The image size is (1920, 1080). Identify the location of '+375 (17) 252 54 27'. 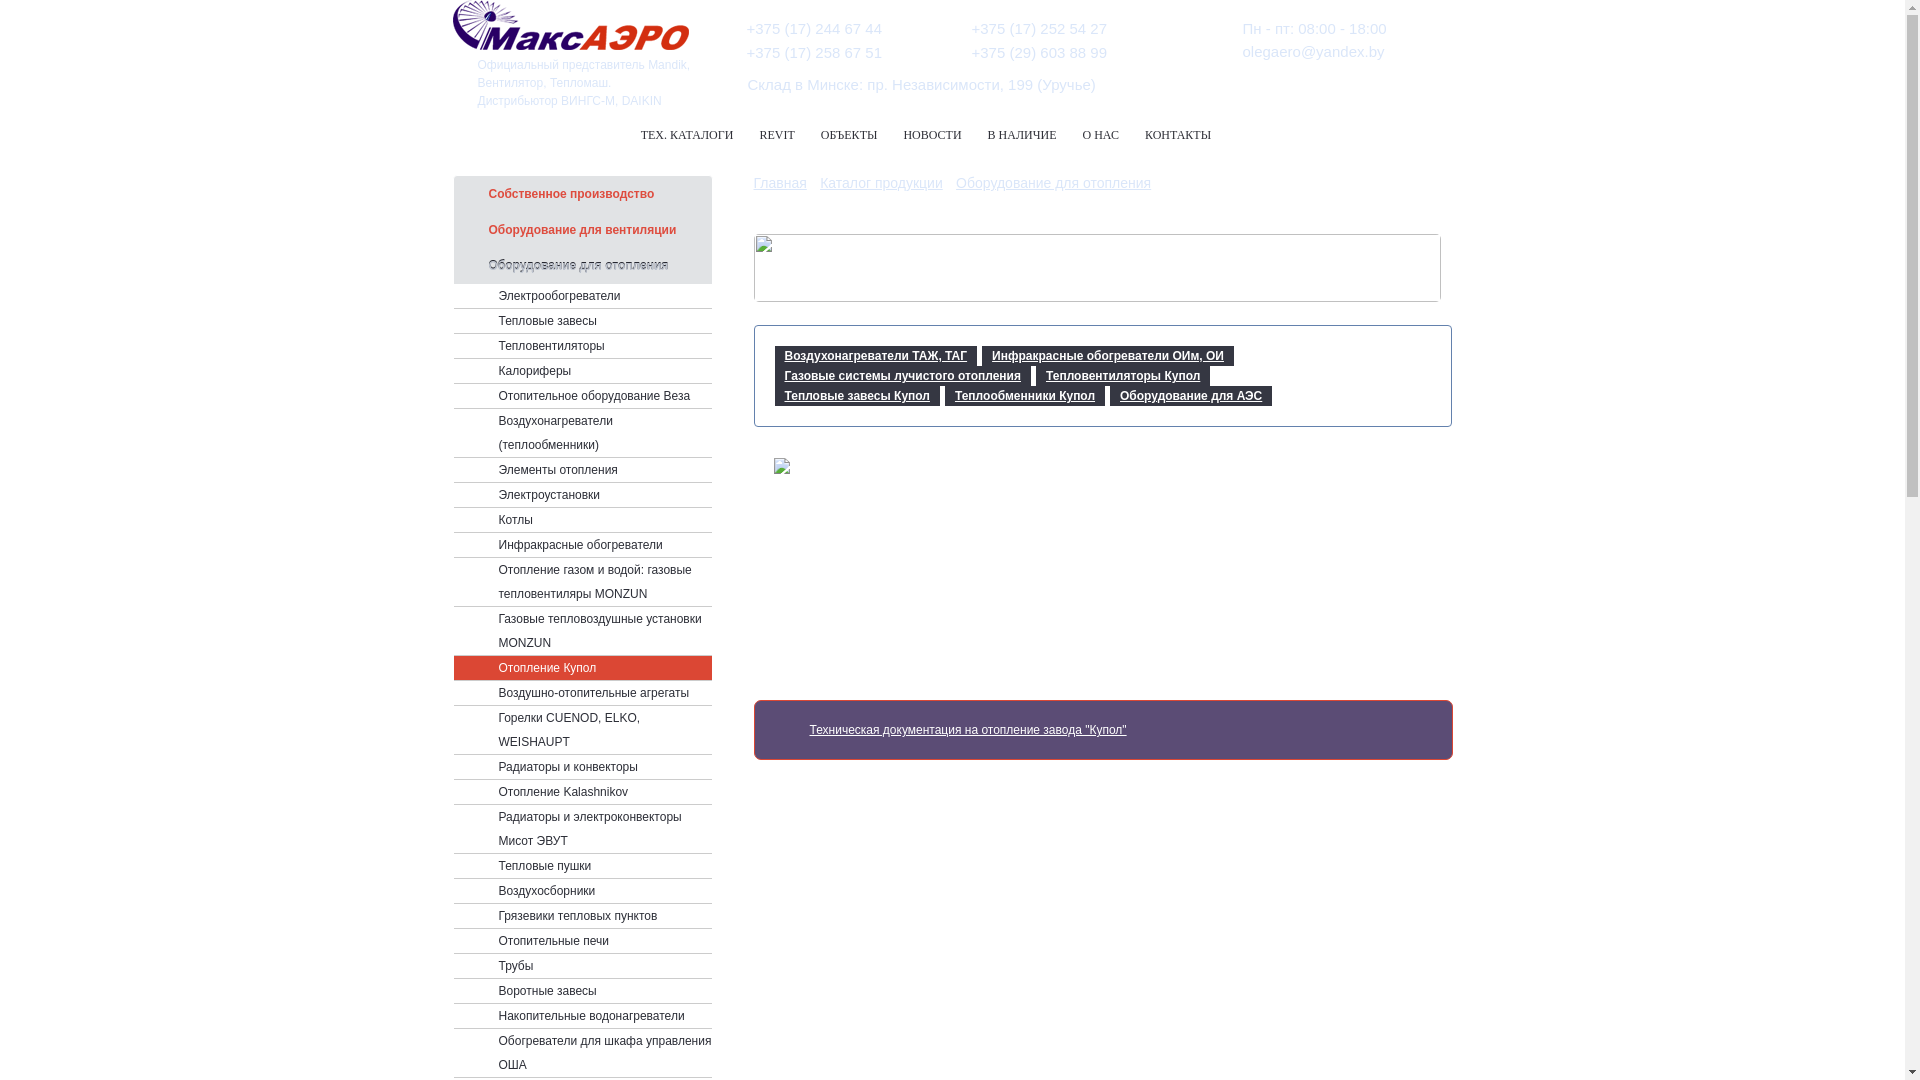
(1040, 28).